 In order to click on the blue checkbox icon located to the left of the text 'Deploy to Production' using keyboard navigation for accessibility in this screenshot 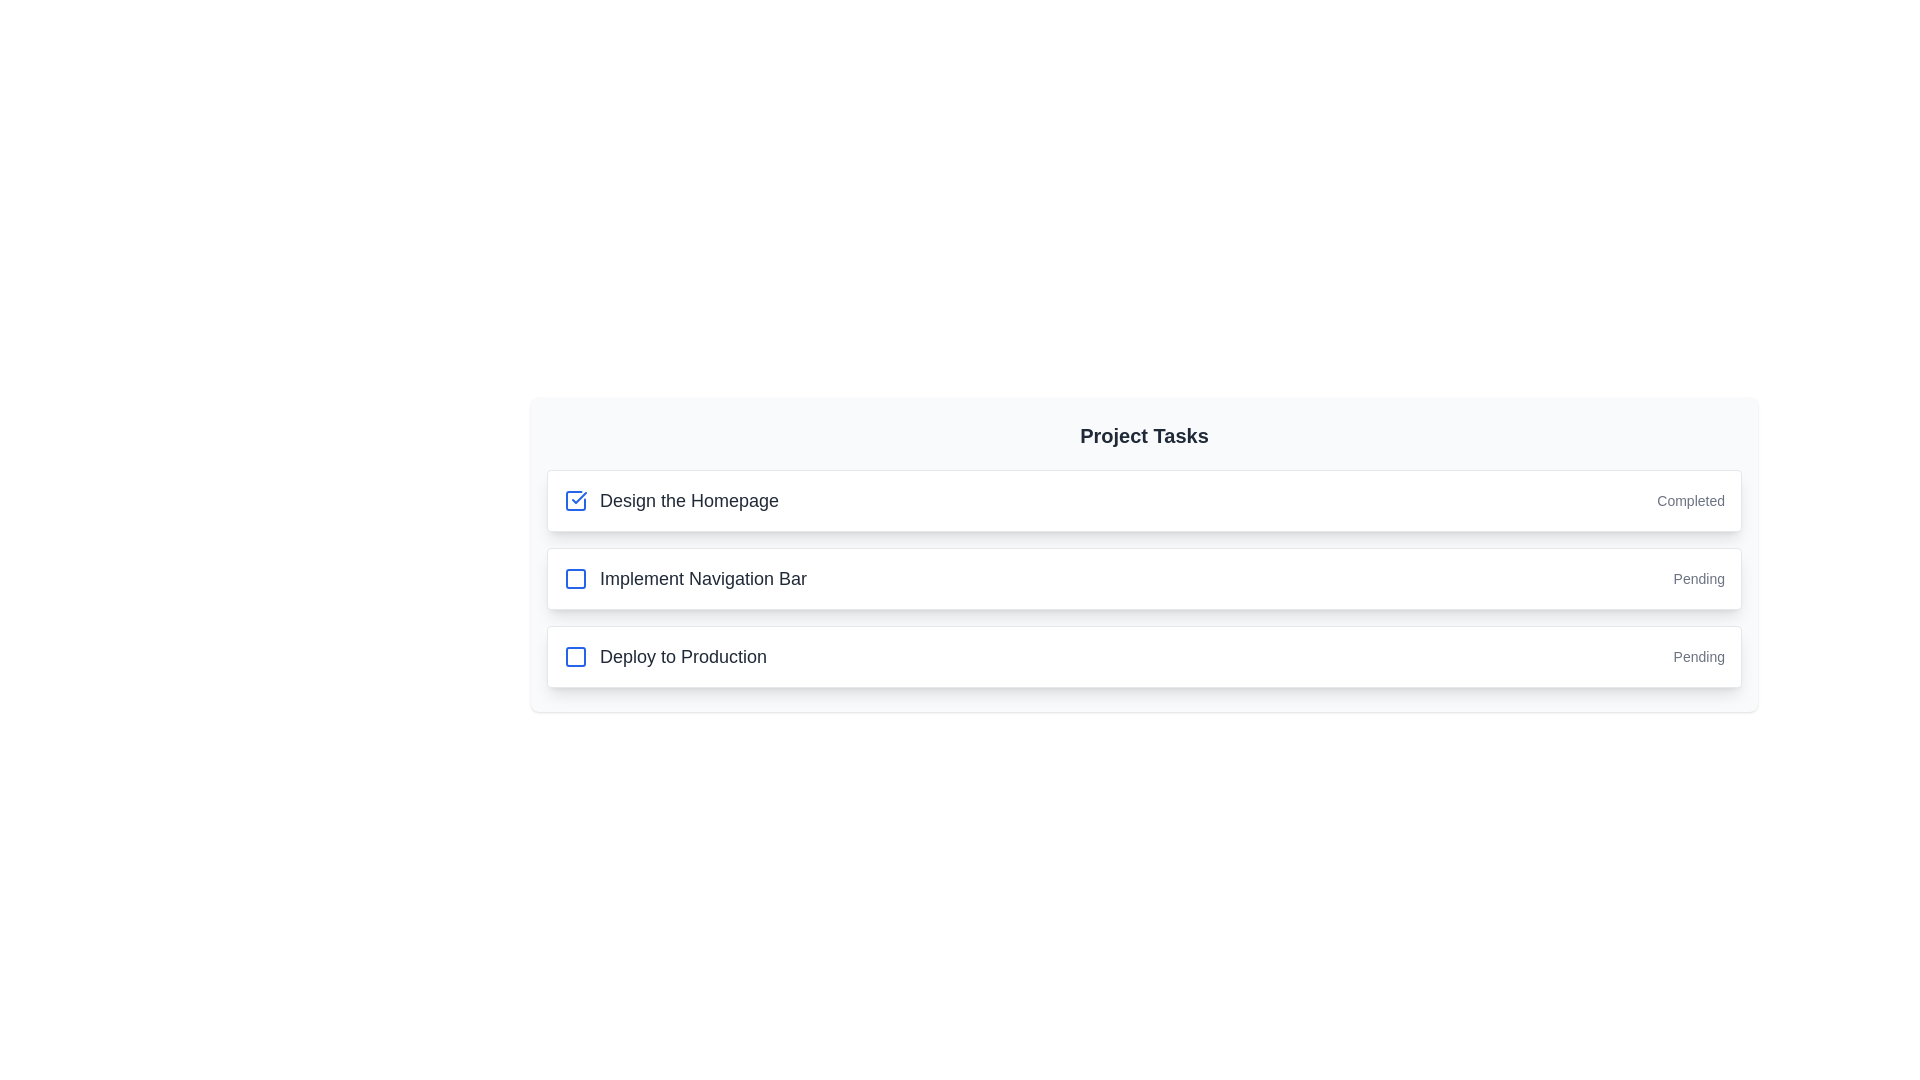, I will do `click(575, 656)`.